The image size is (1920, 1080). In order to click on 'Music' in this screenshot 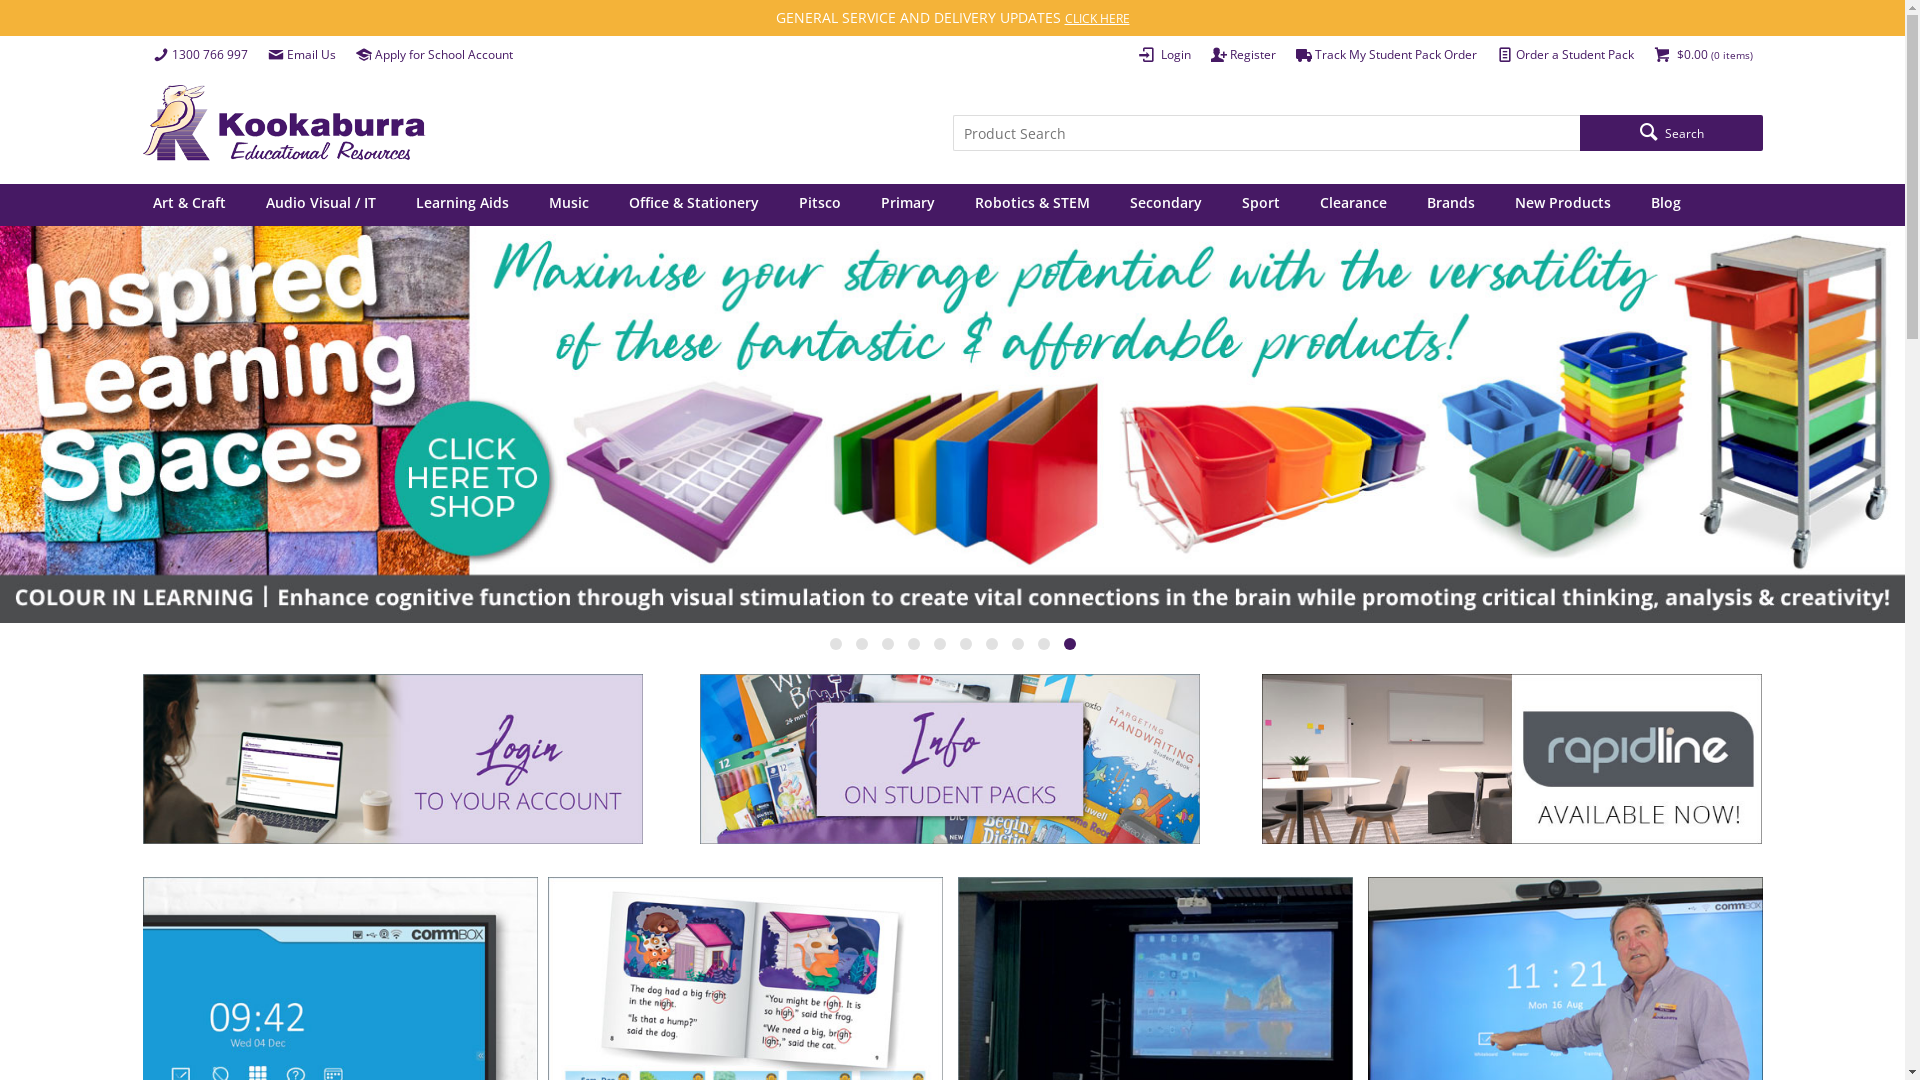, I will do `click(568, 204)`.